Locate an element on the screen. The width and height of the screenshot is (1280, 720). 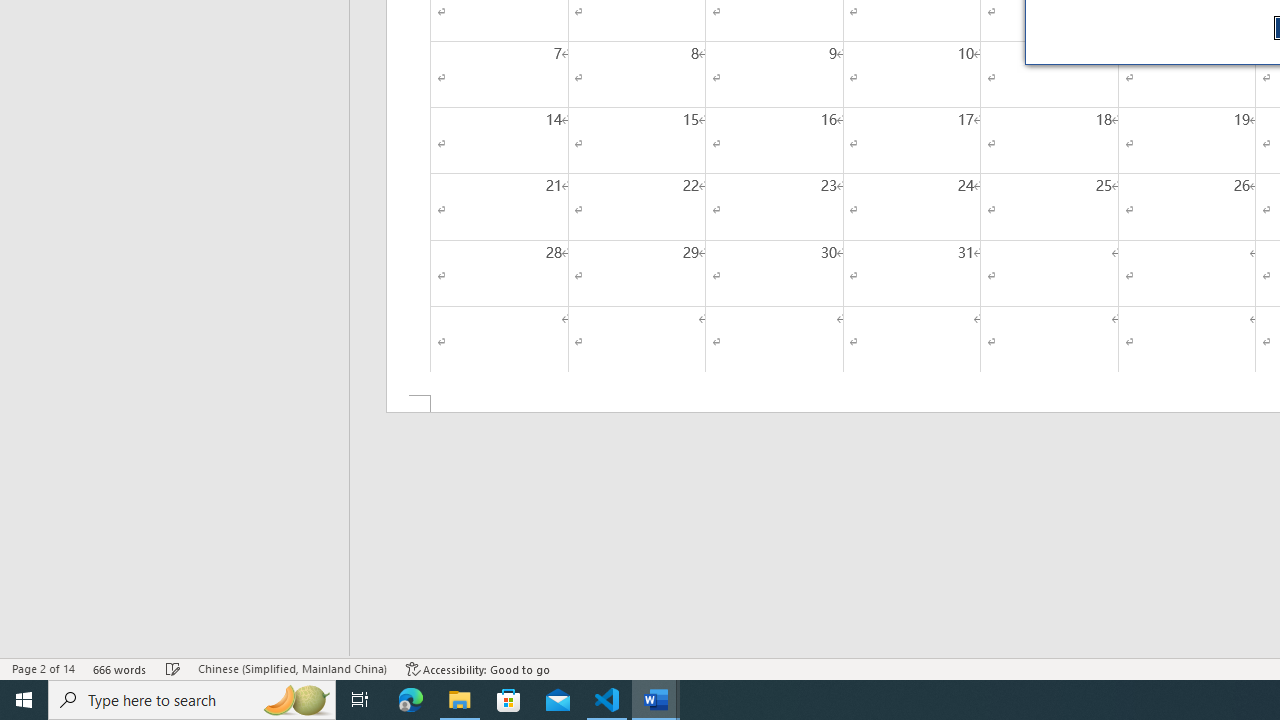
'Start' is located at coordinates (24, 698).